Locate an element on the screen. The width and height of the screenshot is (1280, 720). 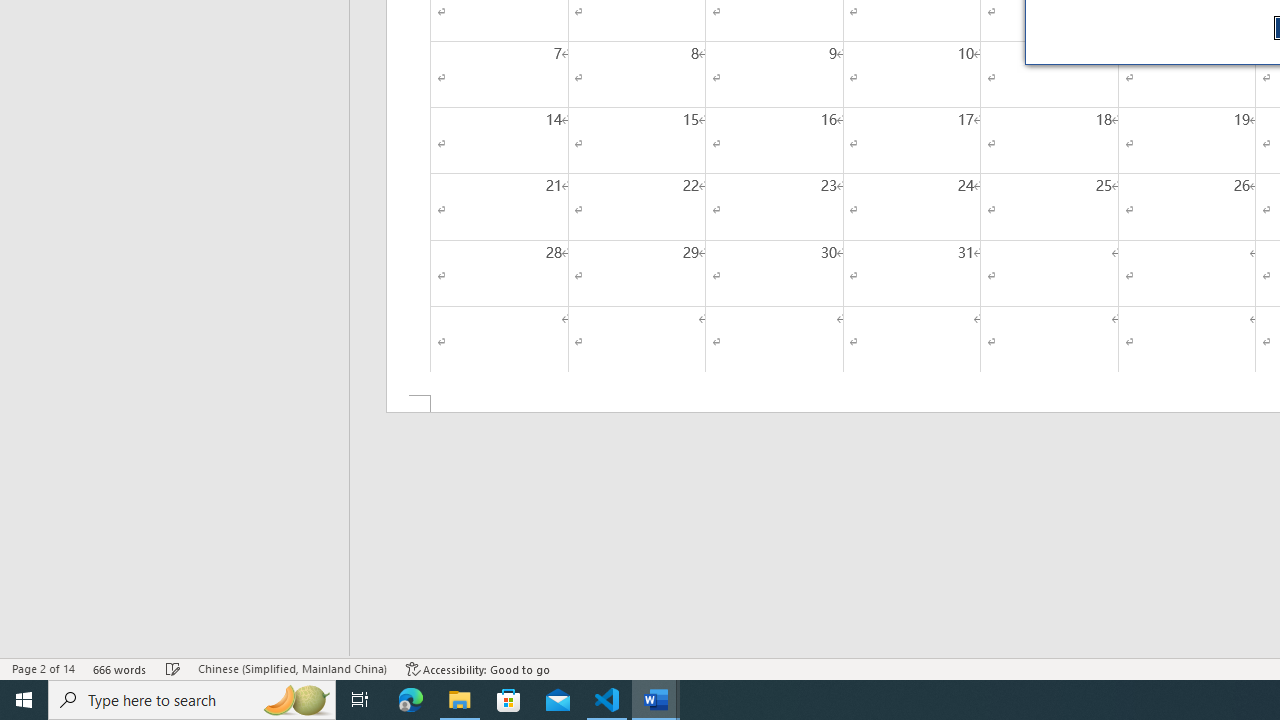
'Start' is located at coordinates (24, 698).